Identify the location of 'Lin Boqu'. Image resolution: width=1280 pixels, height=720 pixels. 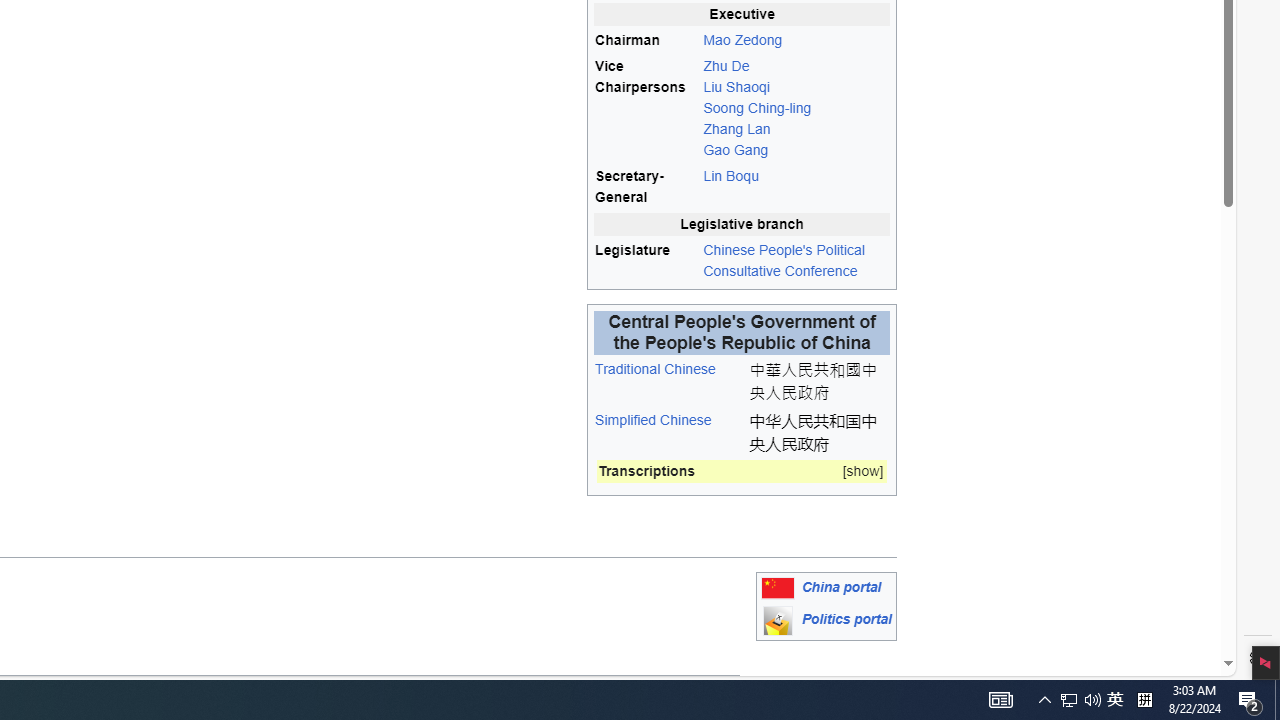
(729, 175).